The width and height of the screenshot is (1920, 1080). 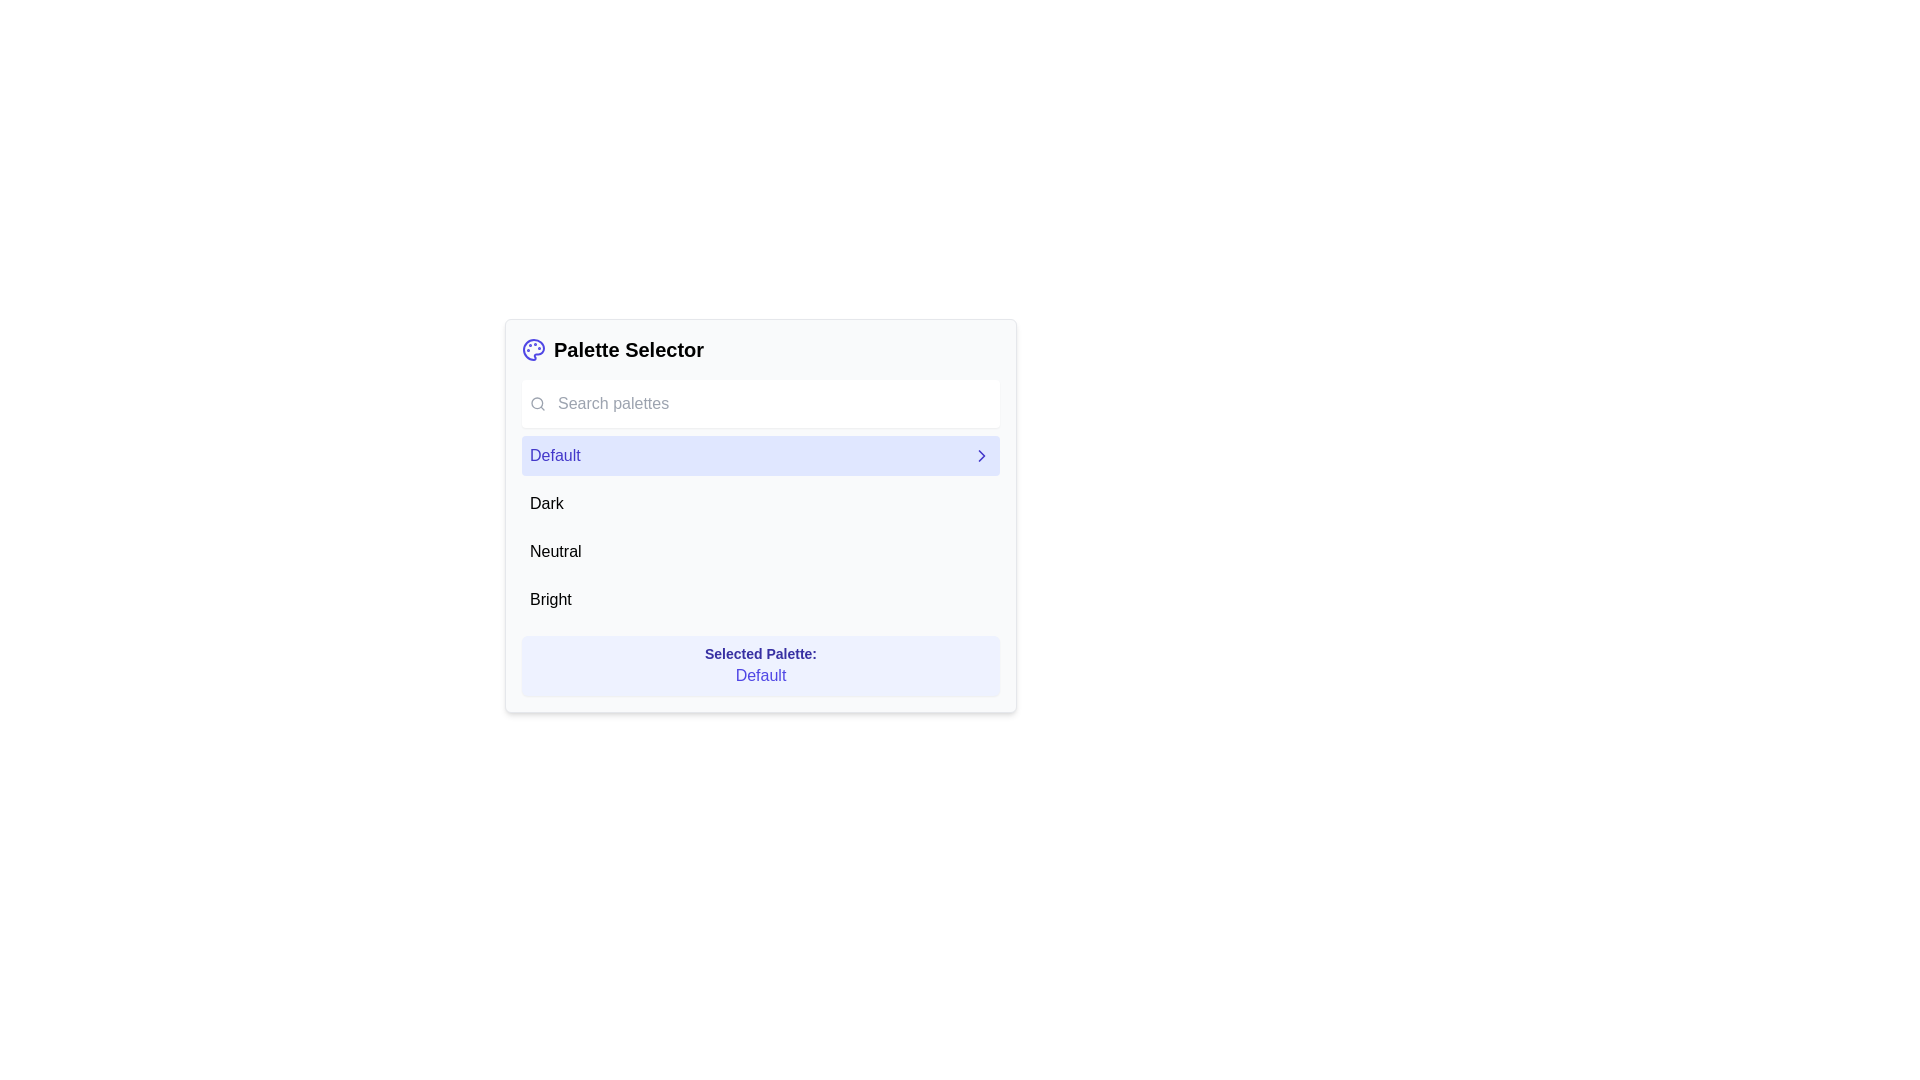 I want to click on the label displaying the text 'Default' in indigo color, which is styled in bold and positioned below 'Selected Palette:' with a light indigo background, so click(x=760, y=675).